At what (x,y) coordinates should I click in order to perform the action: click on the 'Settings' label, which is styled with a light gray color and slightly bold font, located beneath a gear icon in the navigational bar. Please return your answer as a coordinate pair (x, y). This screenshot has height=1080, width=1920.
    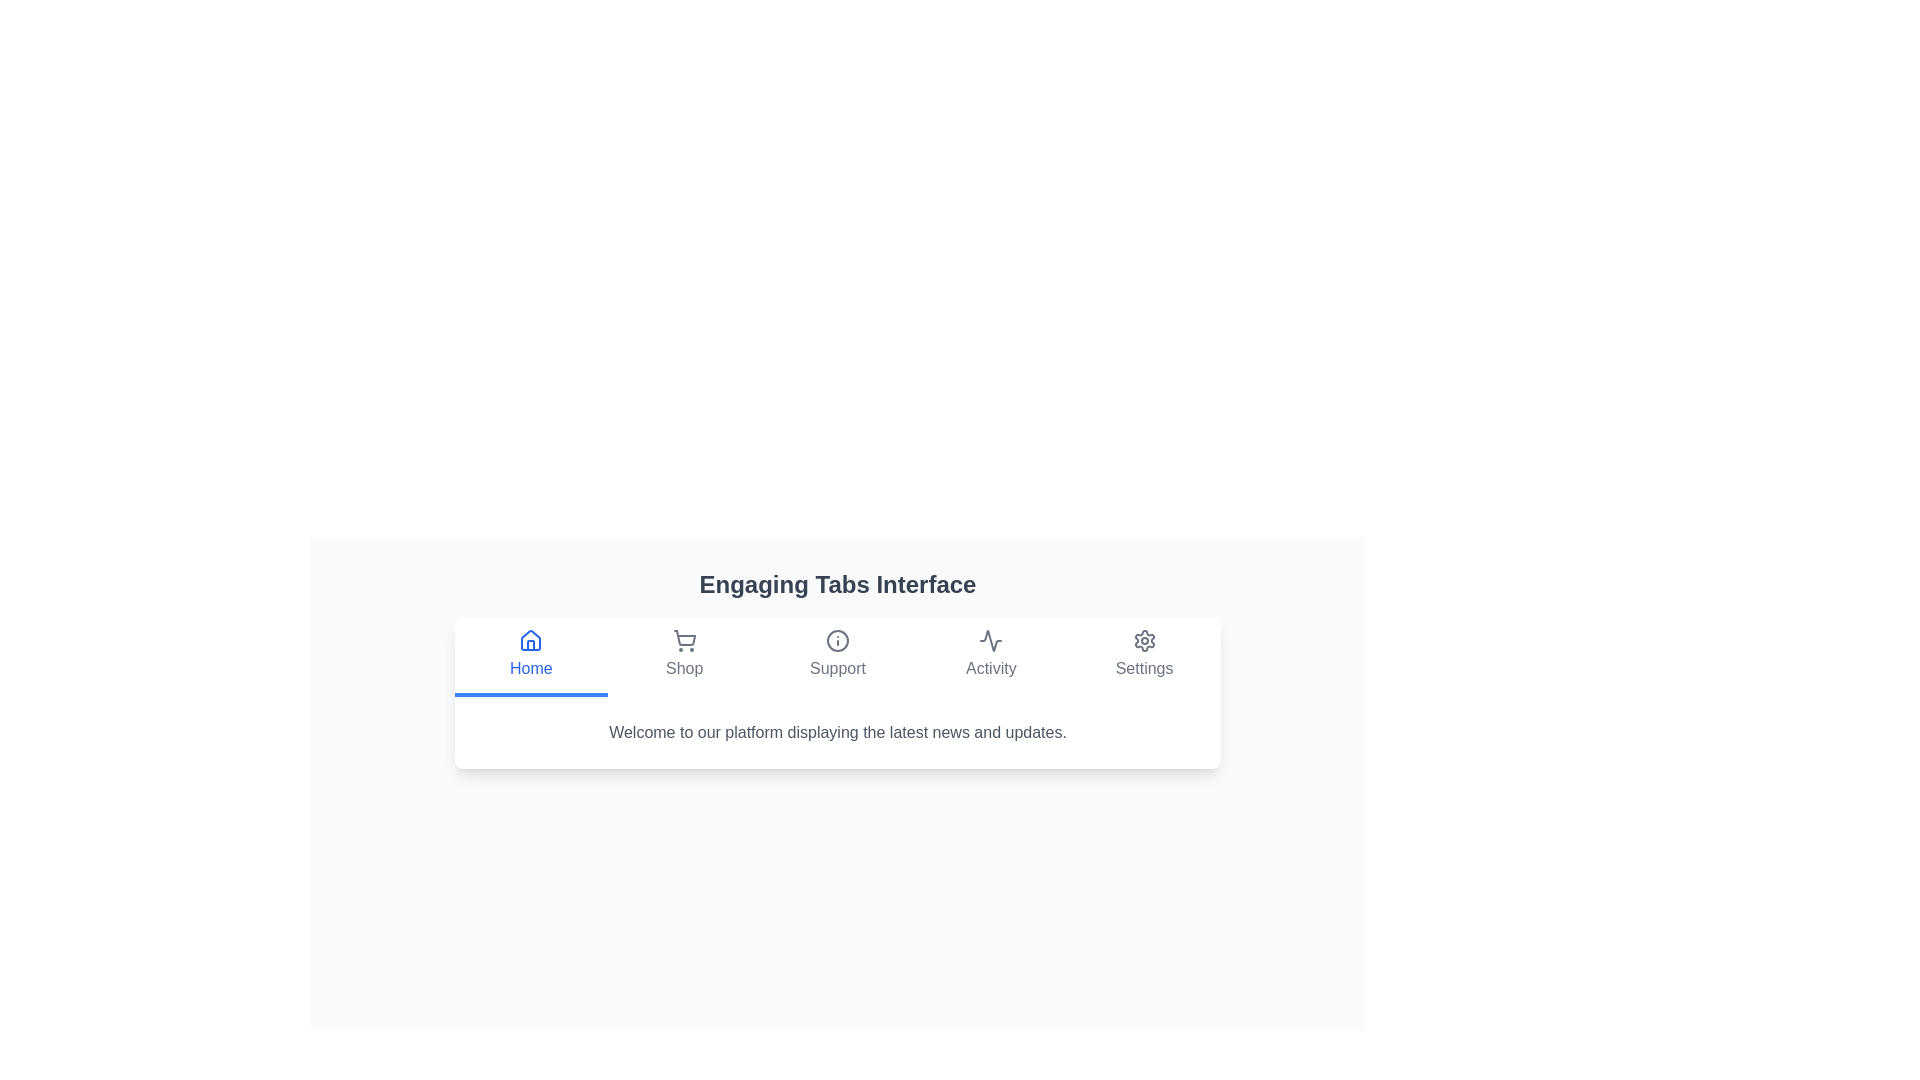
    Looking at the image, I should click on (1144, 668).